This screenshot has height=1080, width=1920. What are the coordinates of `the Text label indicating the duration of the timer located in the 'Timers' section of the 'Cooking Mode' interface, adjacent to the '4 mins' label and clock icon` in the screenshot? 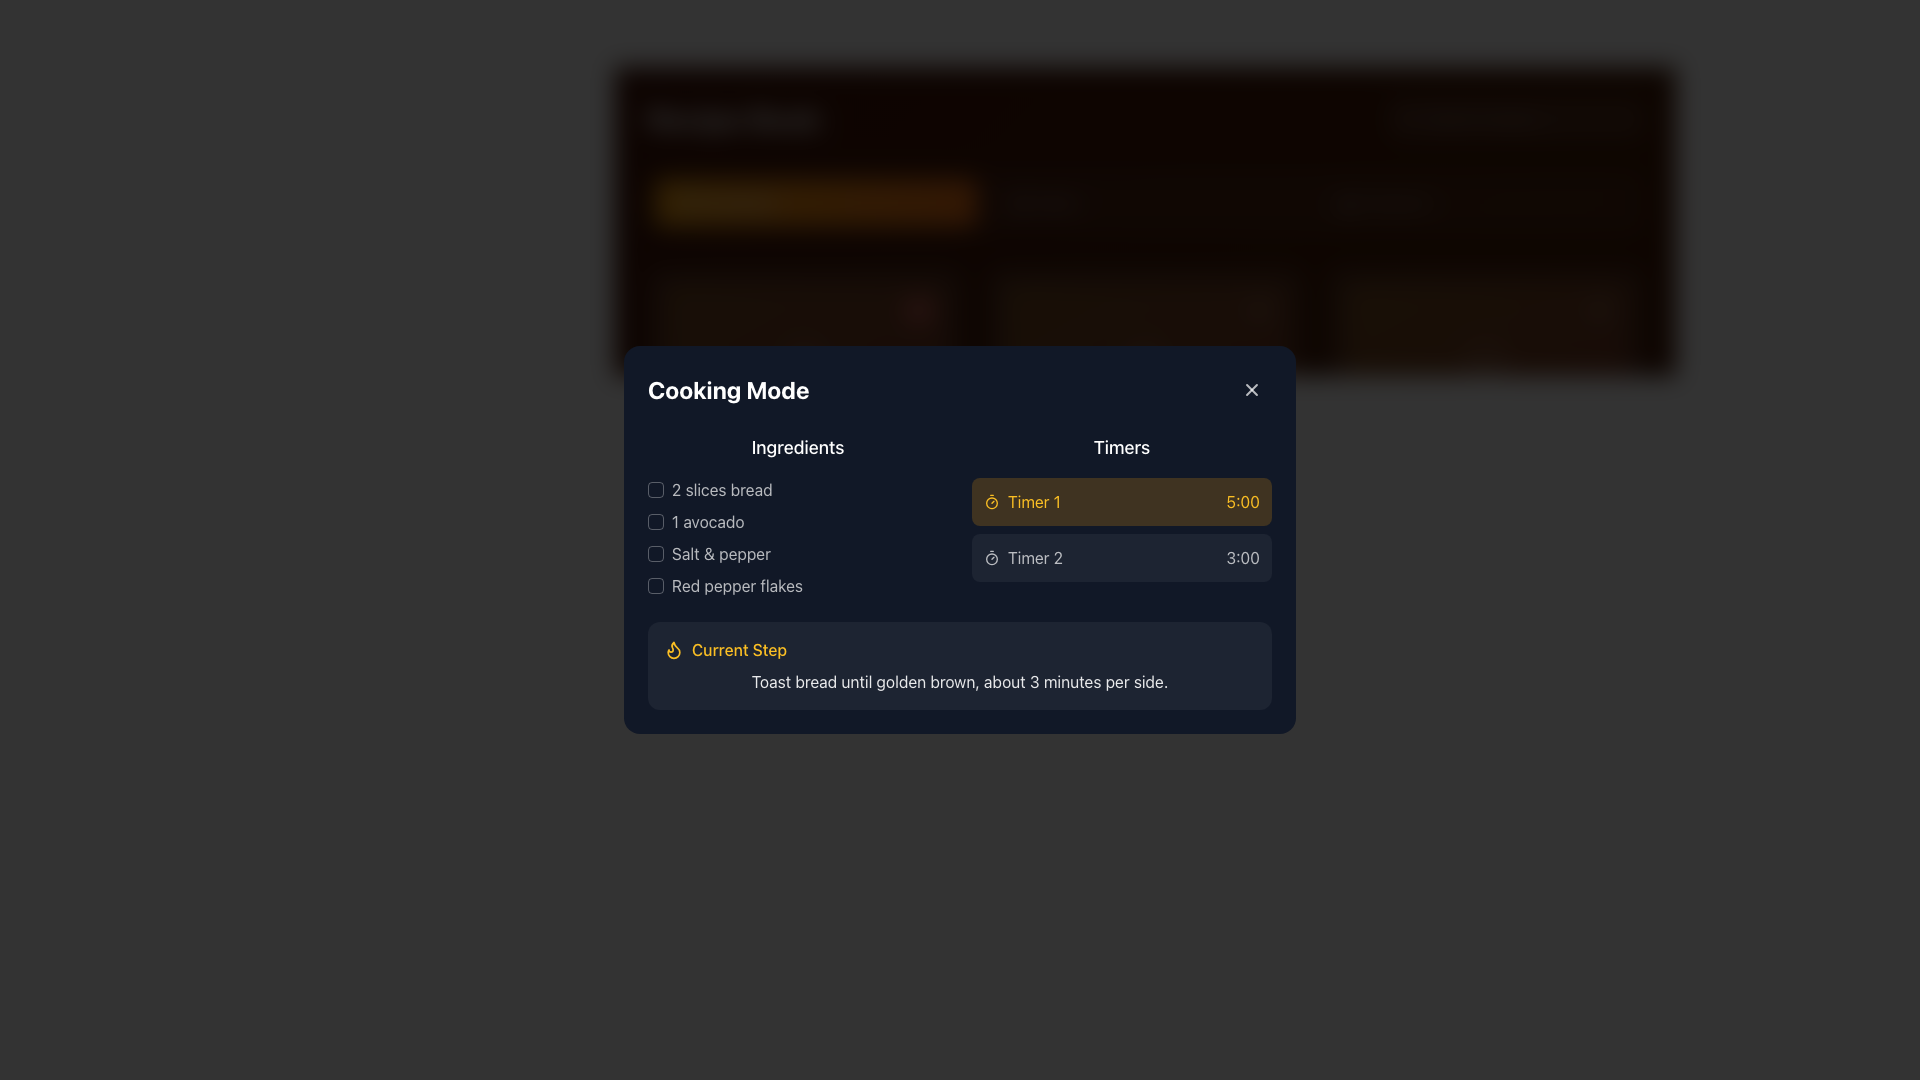 It's located at (1038, 504).